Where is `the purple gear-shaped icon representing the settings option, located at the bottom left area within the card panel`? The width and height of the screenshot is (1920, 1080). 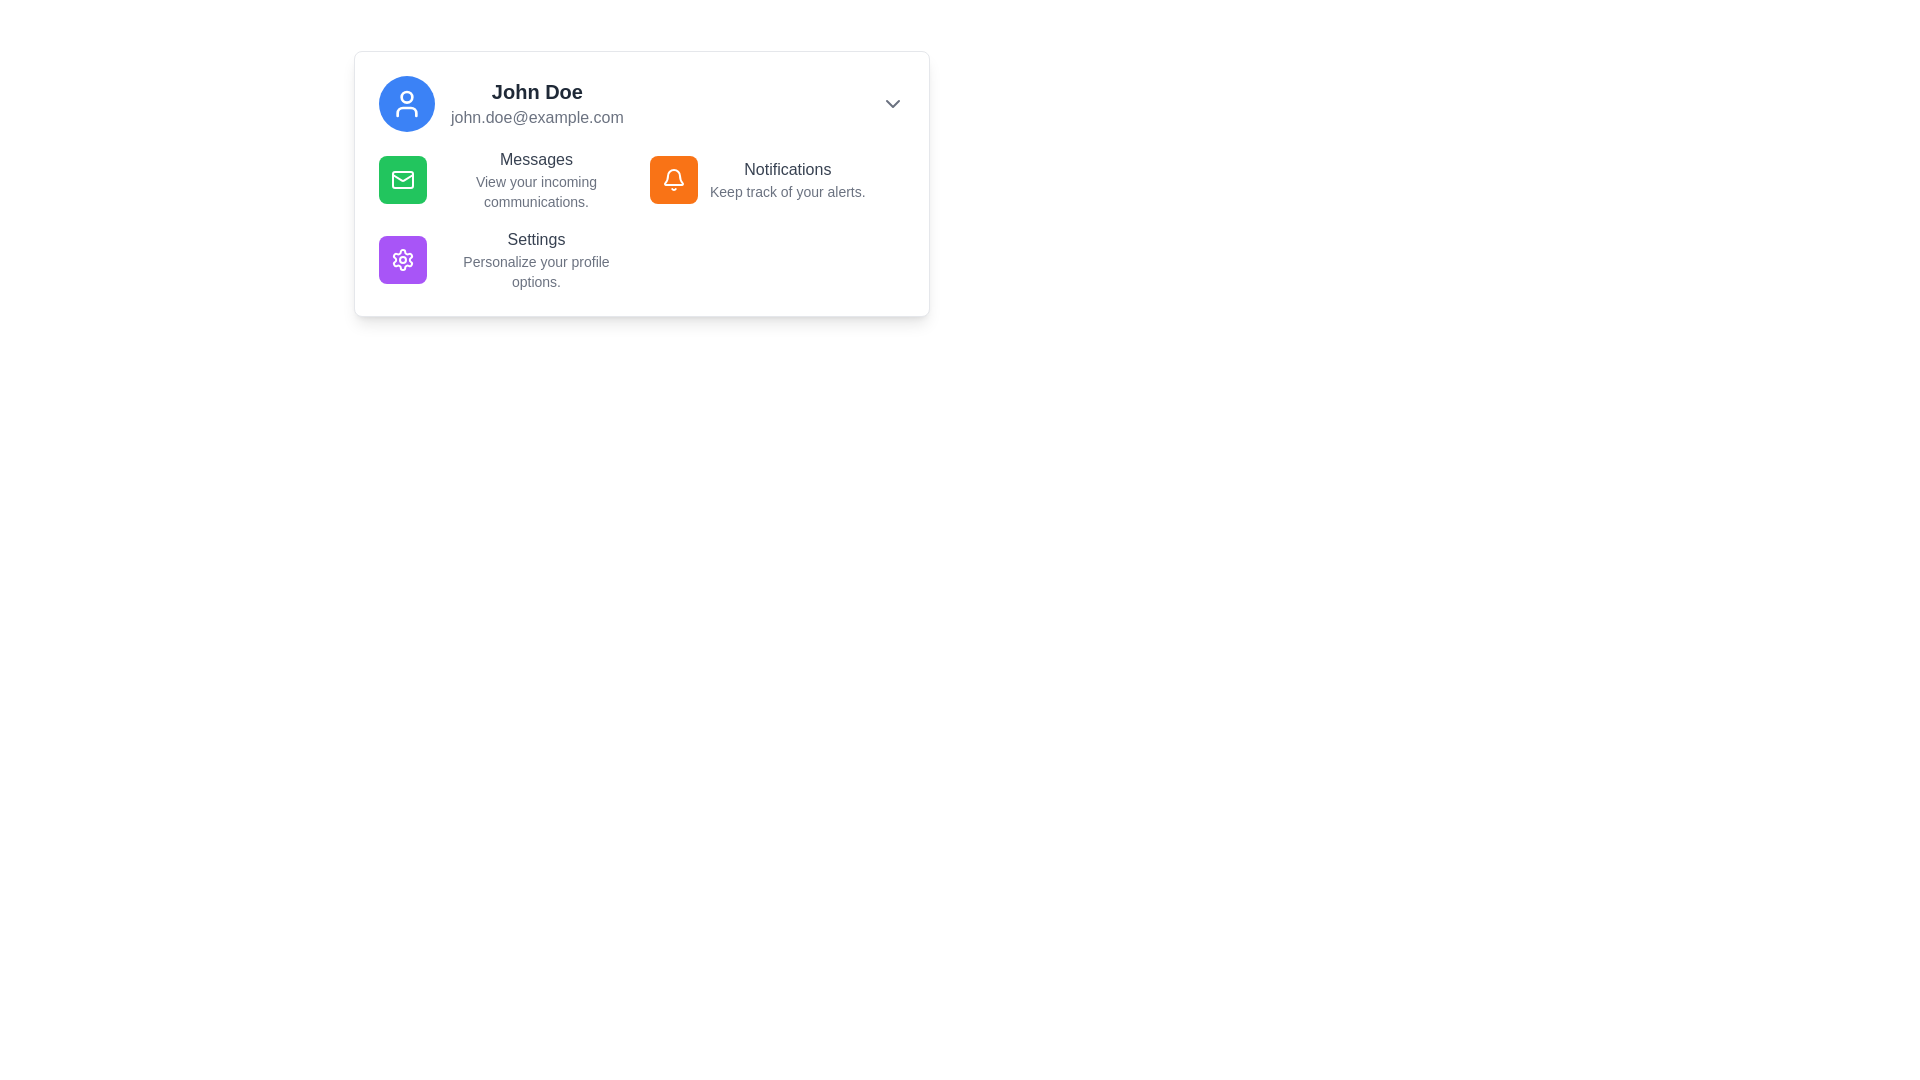
the purple gear-shaped icon representing the settings option, located at the bottom left area within the card panel is located at coordinates (402, 258).